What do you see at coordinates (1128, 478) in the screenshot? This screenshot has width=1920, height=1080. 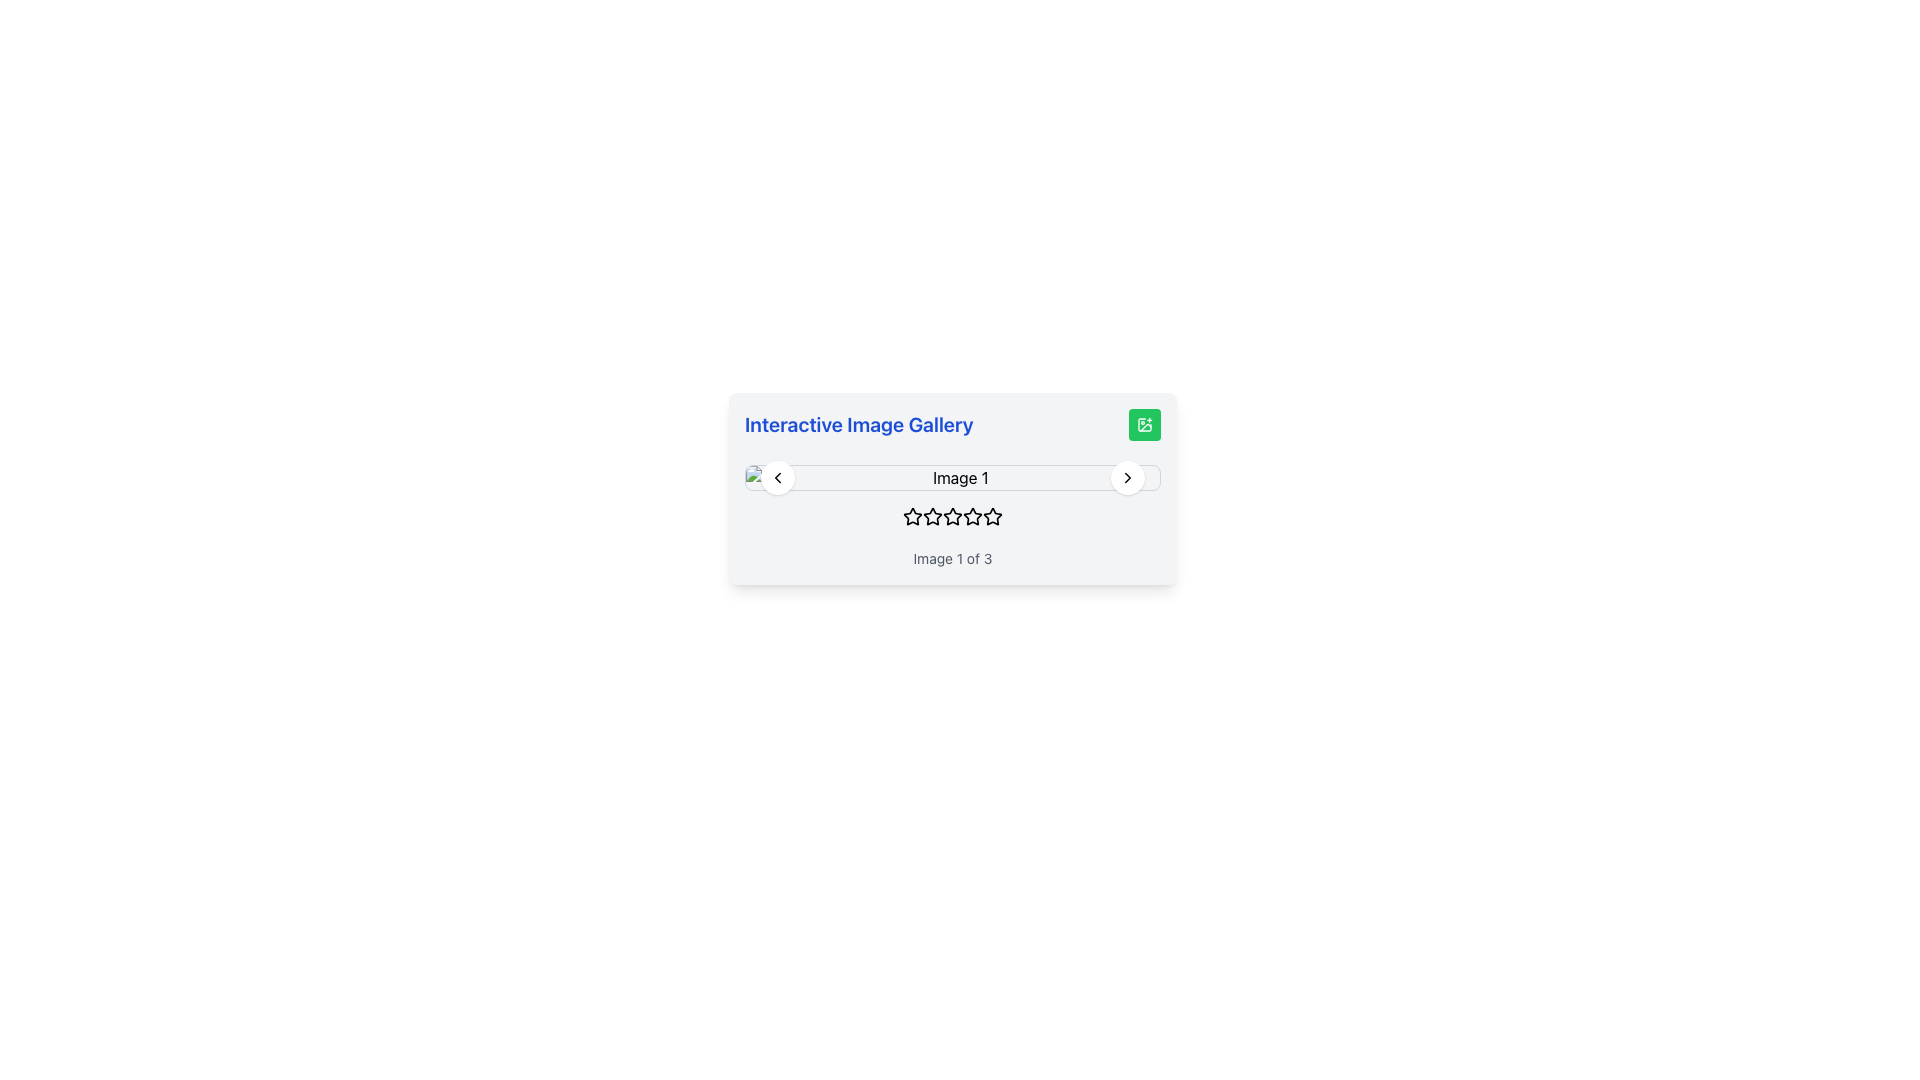 I see `the right-facing arrow icon within the circular button in the navigation strip of the 'Interactive Image Gallery' interface` at bounding box center [1128, 478].